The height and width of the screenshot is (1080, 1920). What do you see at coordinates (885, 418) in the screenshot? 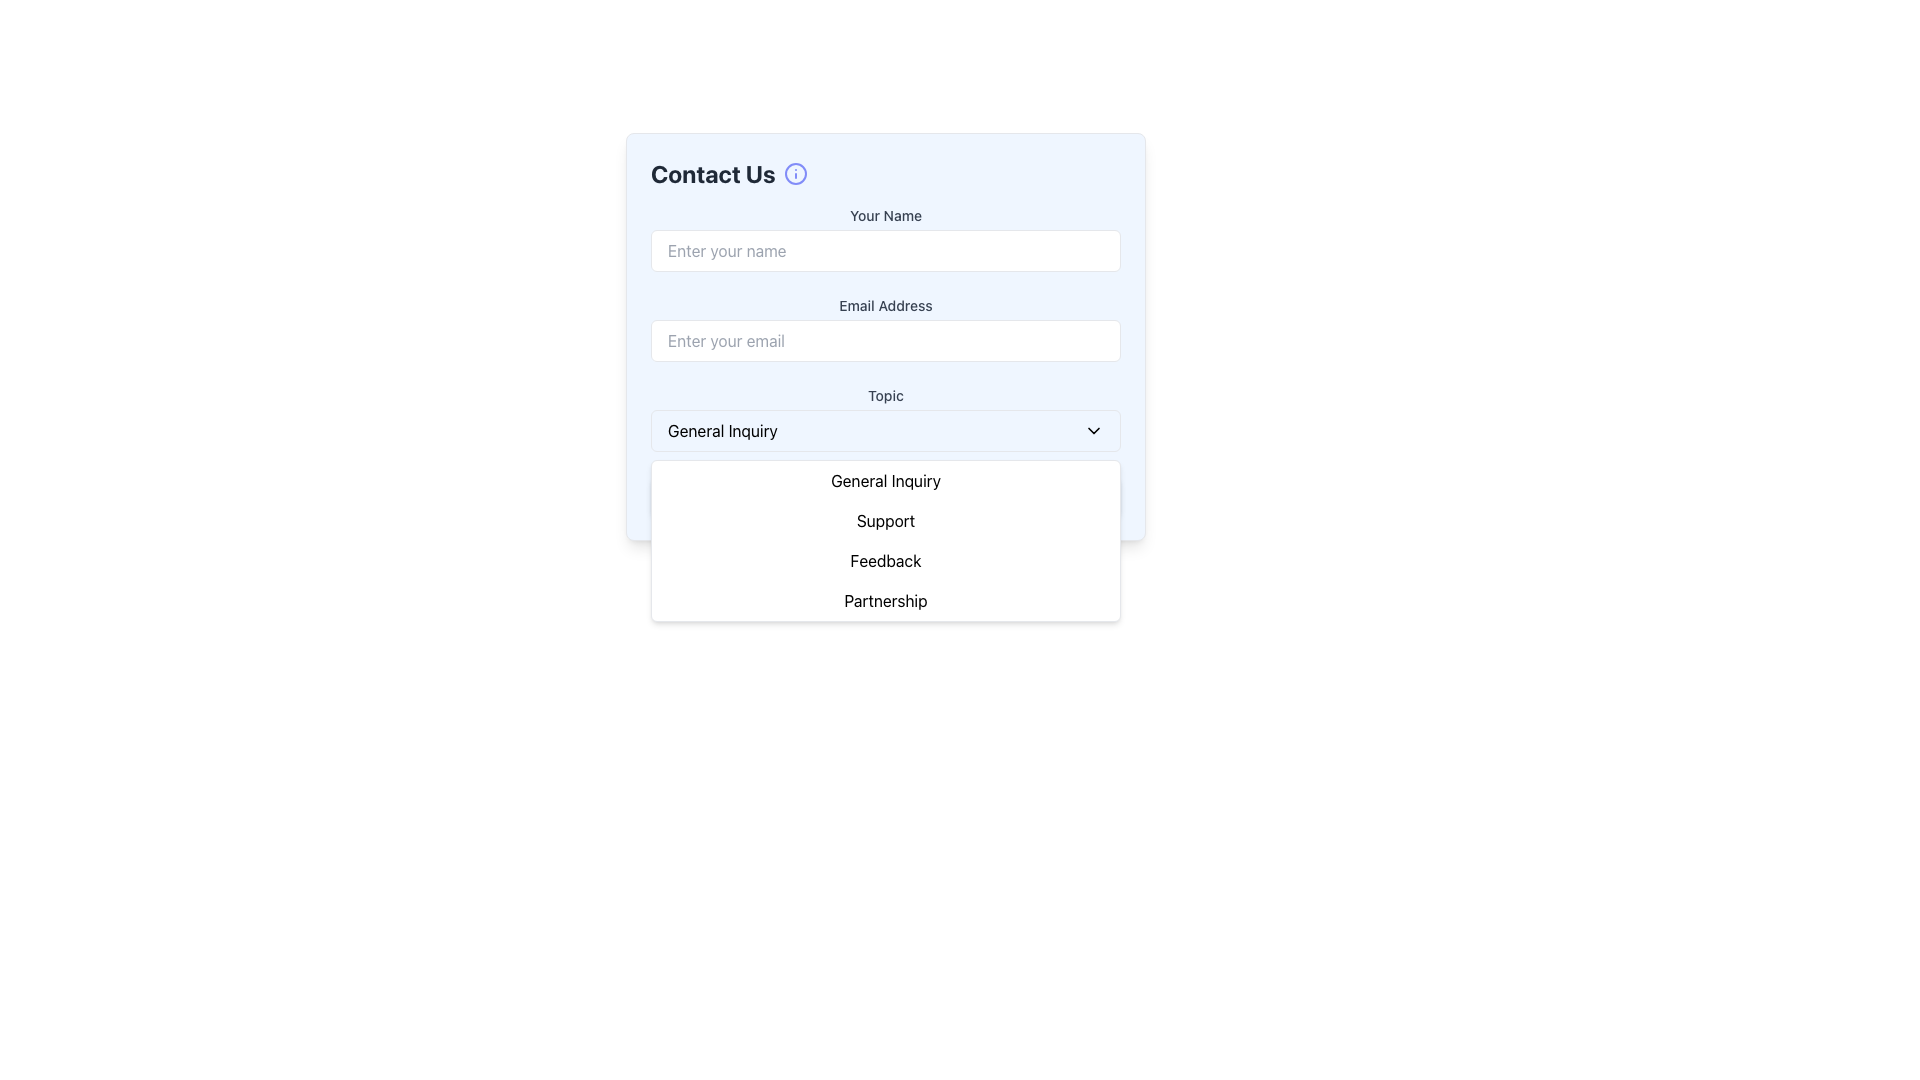
I see `an option from the dropdown menu located in the middle section of the contact form interface, directly below the email address input field and above the 'Submit' button` at bounding box center [885, 418].